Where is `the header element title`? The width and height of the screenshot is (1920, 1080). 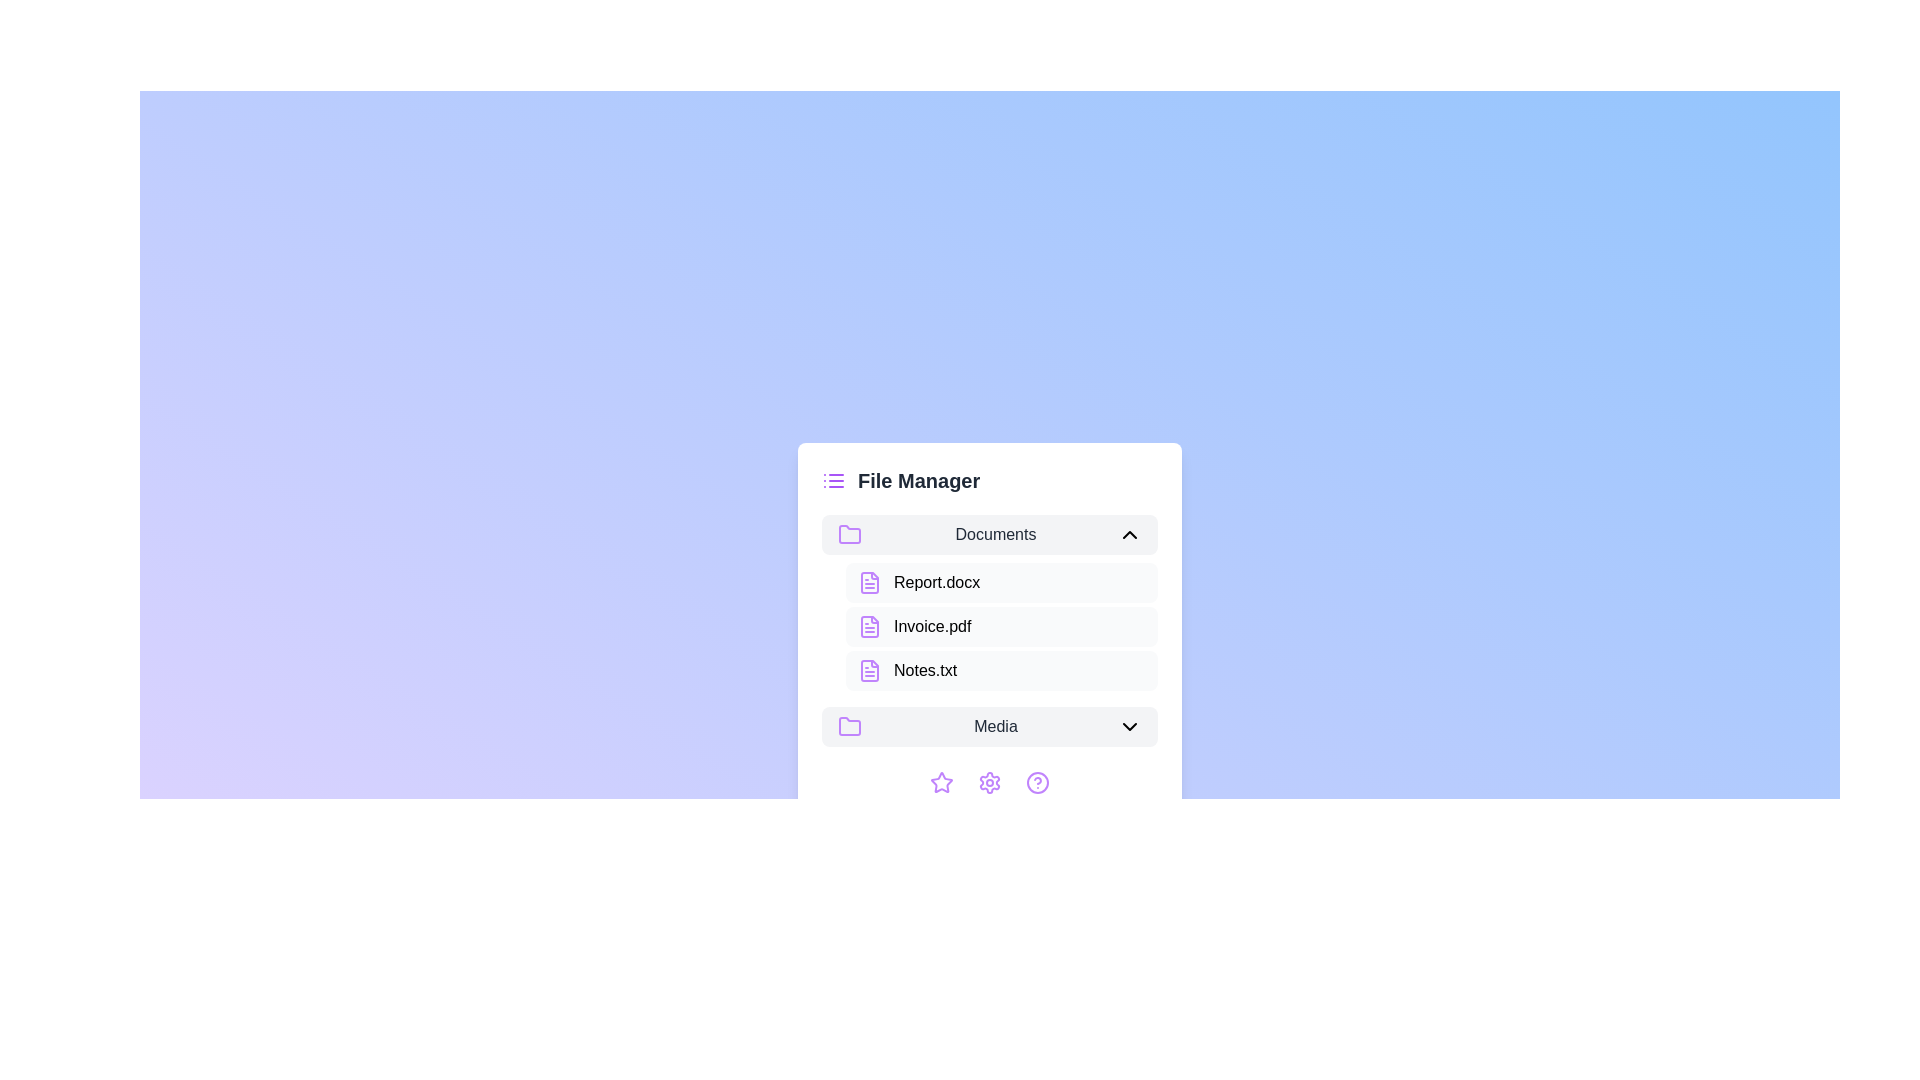 the header element title is located at coordinates (917, 481).